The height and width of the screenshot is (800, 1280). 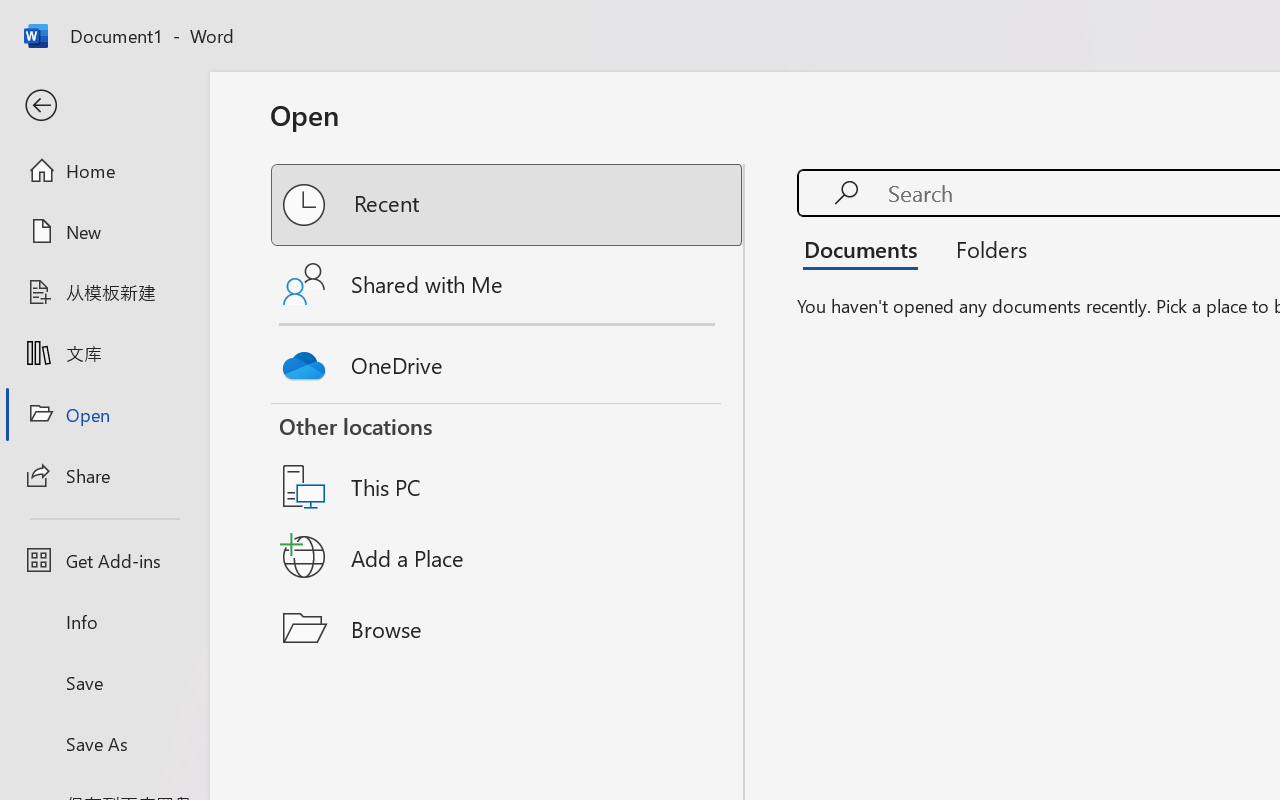 What do you see at coordinates (984, 248) in the screenshot?
I see `'Folders'` at bounding box center [984, 248].